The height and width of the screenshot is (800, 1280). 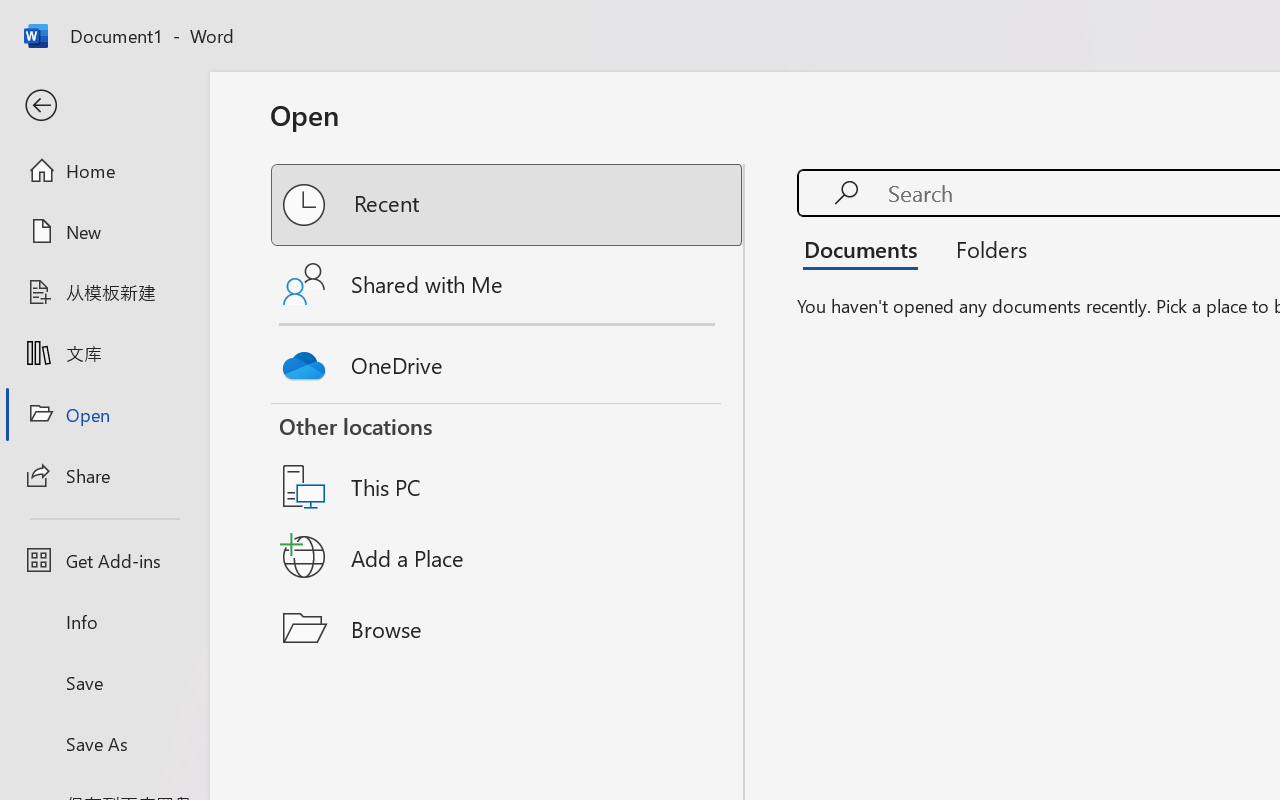 What do you see at coordinates (984, 248) in the screenshot?
I see `'Folders'` at bounding box center [984, 248].